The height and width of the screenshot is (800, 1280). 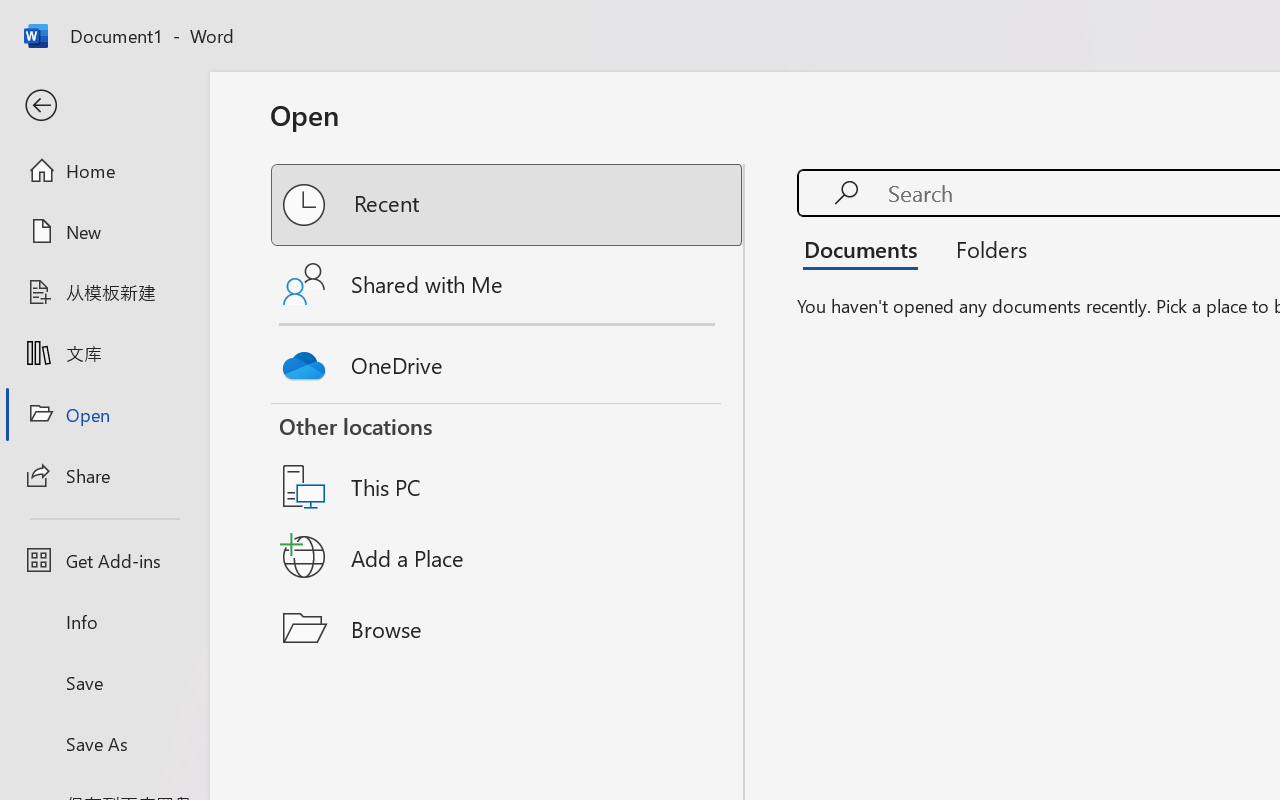 What do you see at coordinates (984, 248) in the screenshot?
I see `'Folders'` at bounding box center [984, 248].